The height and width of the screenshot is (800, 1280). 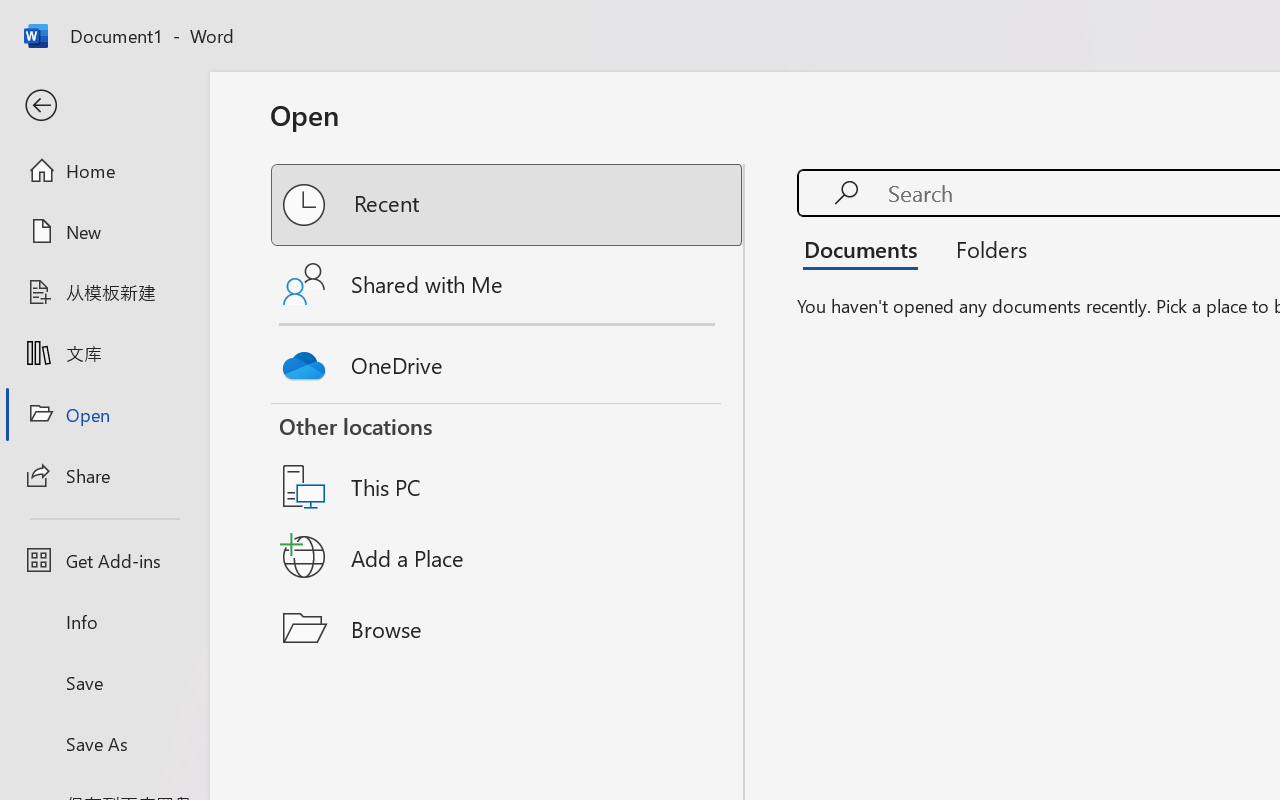 What do you see at coordinates (984, 248) in the screenshot?
I see `'Folders'` at bounding box center [984, 248].